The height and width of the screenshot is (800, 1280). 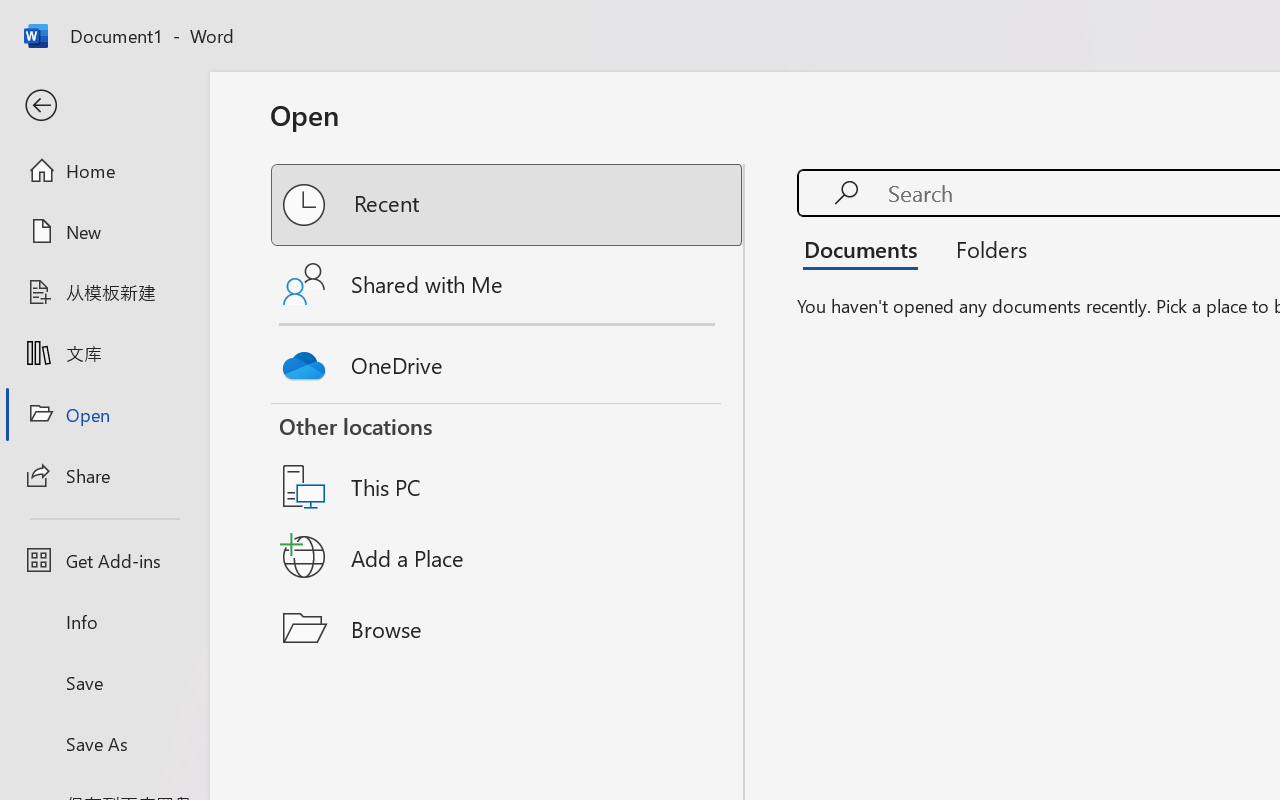 What do you see at coordinates (984, 248) in the screenshot?
I see `'Folders'` at bounding box center [984, 248].